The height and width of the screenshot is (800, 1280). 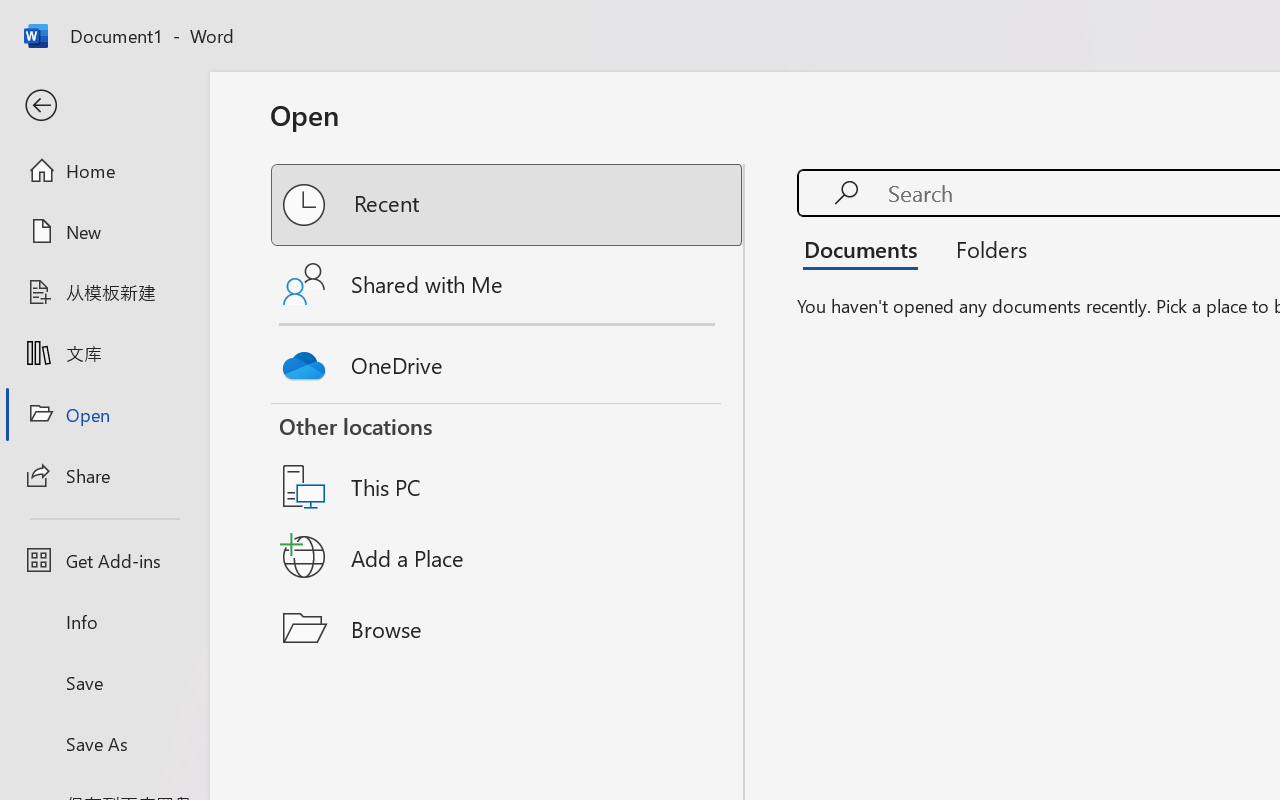 What do you see at coordinates (984, 248) in the screenshot?
I see `'Folders'` at bounding box center [984, 248].